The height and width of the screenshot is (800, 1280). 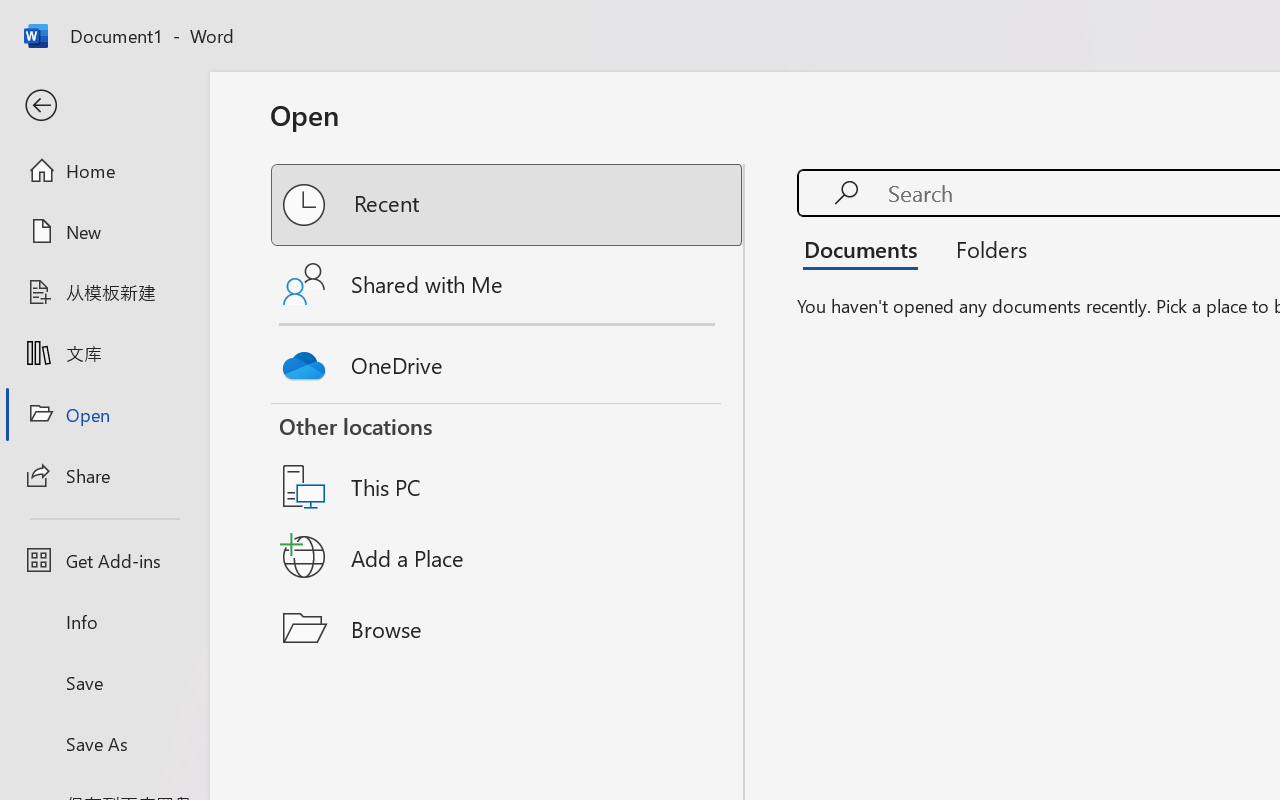 What do you see at coordinates (984, 248) in the screenshot?
I see `'Folders'` at bounding box center [984, 248].